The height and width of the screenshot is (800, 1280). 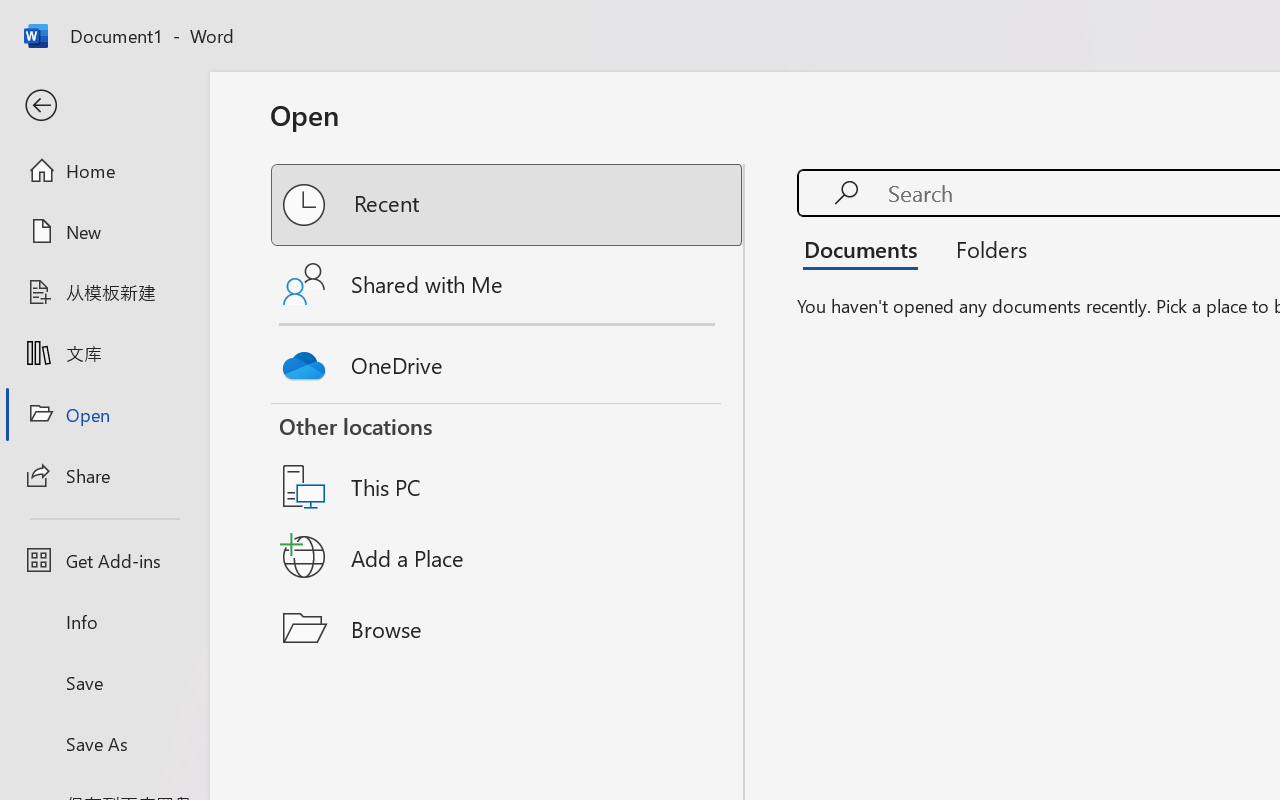 What do you see at coordinates (984, 248) in the screenshot?
I see `'Folders'` at bounding box center [984, 248].